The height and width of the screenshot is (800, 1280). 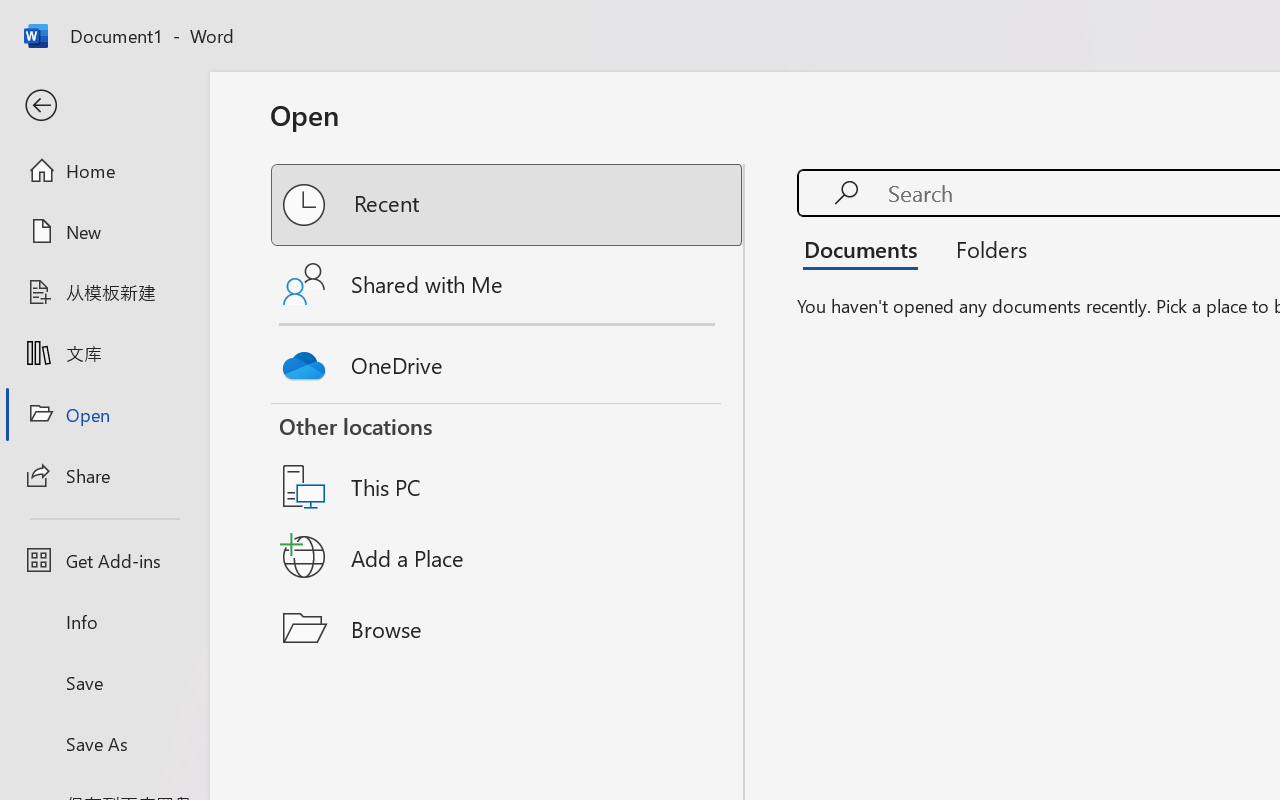 What do you see at coordinates (984, 248) in the screenshot?
I see `'Folders'` at bounding box center [984, 248].